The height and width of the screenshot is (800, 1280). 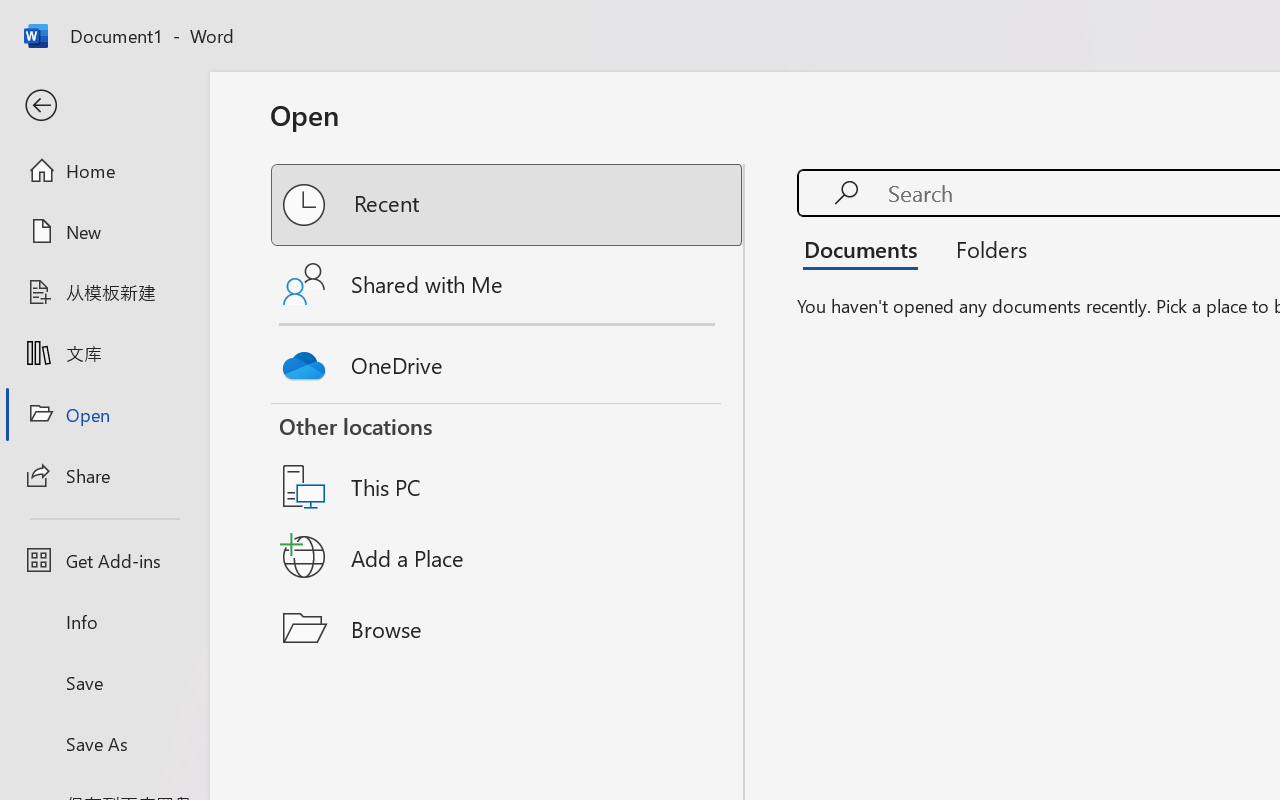 What do you see at coordinates (984, 248) in the screenshot?
I see `'Folders'` at bounding box center [984, 248].